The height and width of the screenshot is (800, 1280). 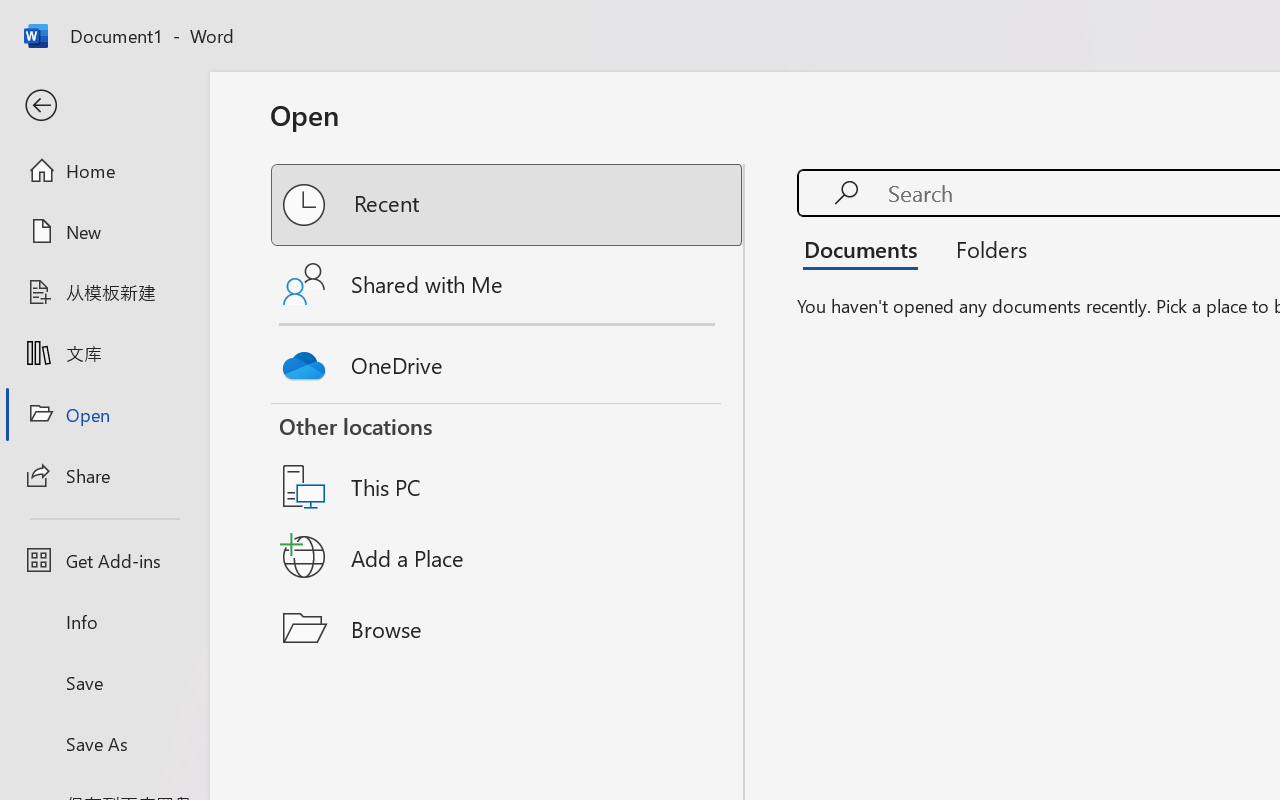 What do you see at coordinates (984, 248) in the screenshot?
I see `'Folders'` at bounding box center [984, 248].